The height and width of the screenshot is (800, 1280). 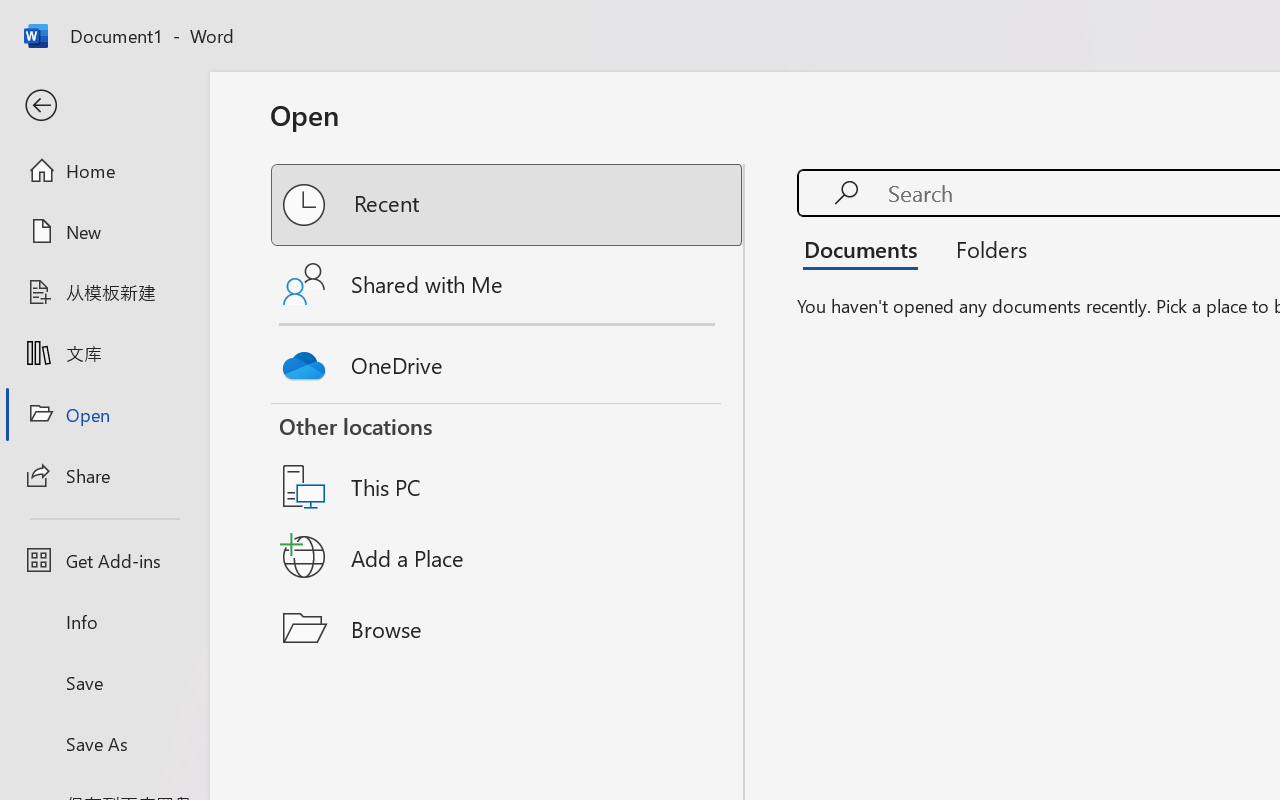 What do you see at coordinates (984, 248) in the screenshot?
I see `'Folders'` at bounding box center [984, 248].